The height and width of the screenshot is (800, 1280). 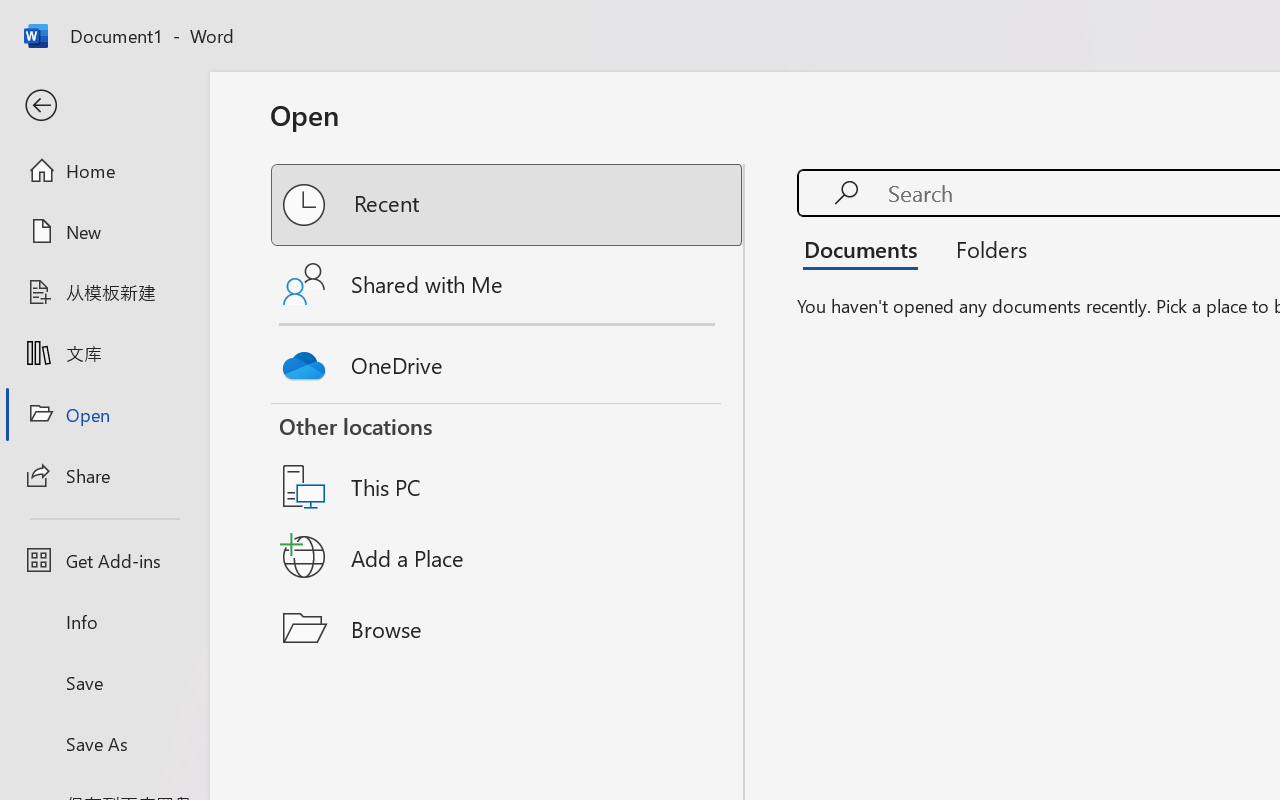 What do you see at coordinates (984, 248) in the screenshot?
I see `'Folders'` at bounding box center [984, 248].